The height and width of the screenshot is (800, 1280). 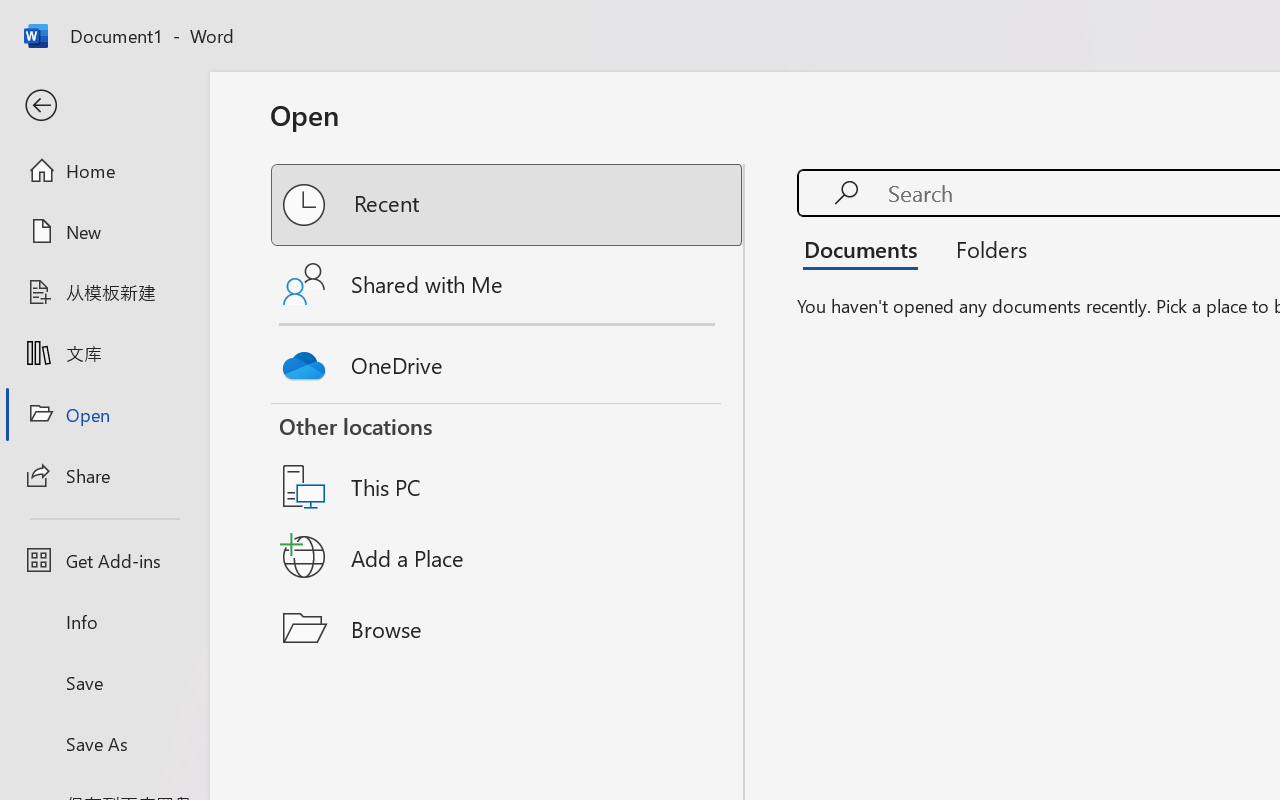 What do you see at coordinates (984, 248) in the screenshot?
I see `'Folders'` at bounding box center [984, 248].